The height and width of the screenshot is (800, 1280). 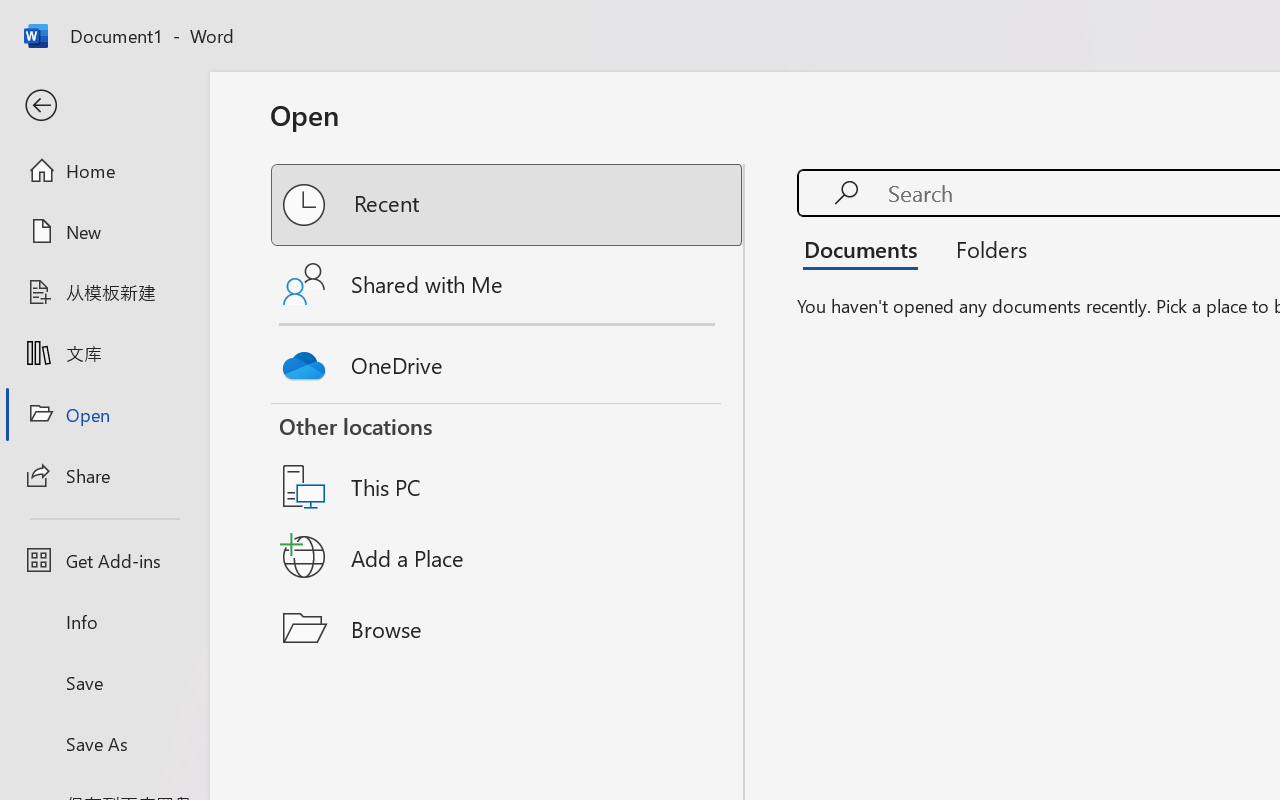 What do you see at coordinates (984, 248) in the screenshot?
I see `'Folders'` at bounding box center [984, 248].